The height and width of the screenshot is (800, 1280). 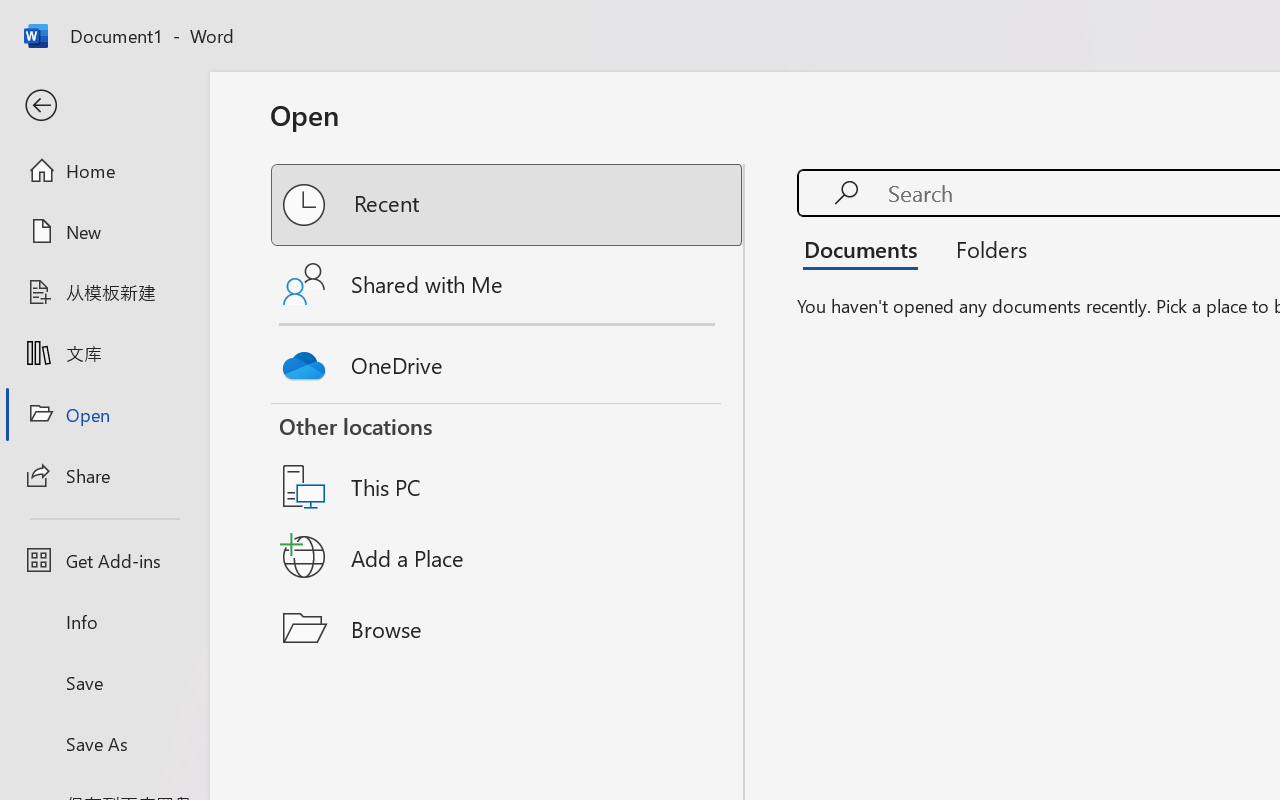 What do you see at coordinates (984, 248) in the screenshot?
I see `'Folders'` at bounding box center [984, 248].